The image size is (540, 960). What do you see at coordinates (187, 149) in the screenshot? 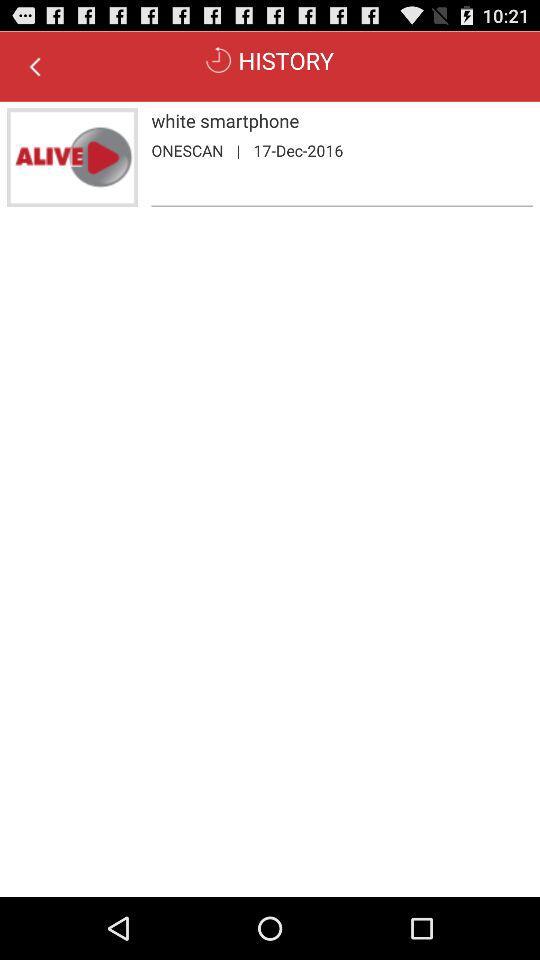
I see `the onescan` at bounding box center [187, 149].